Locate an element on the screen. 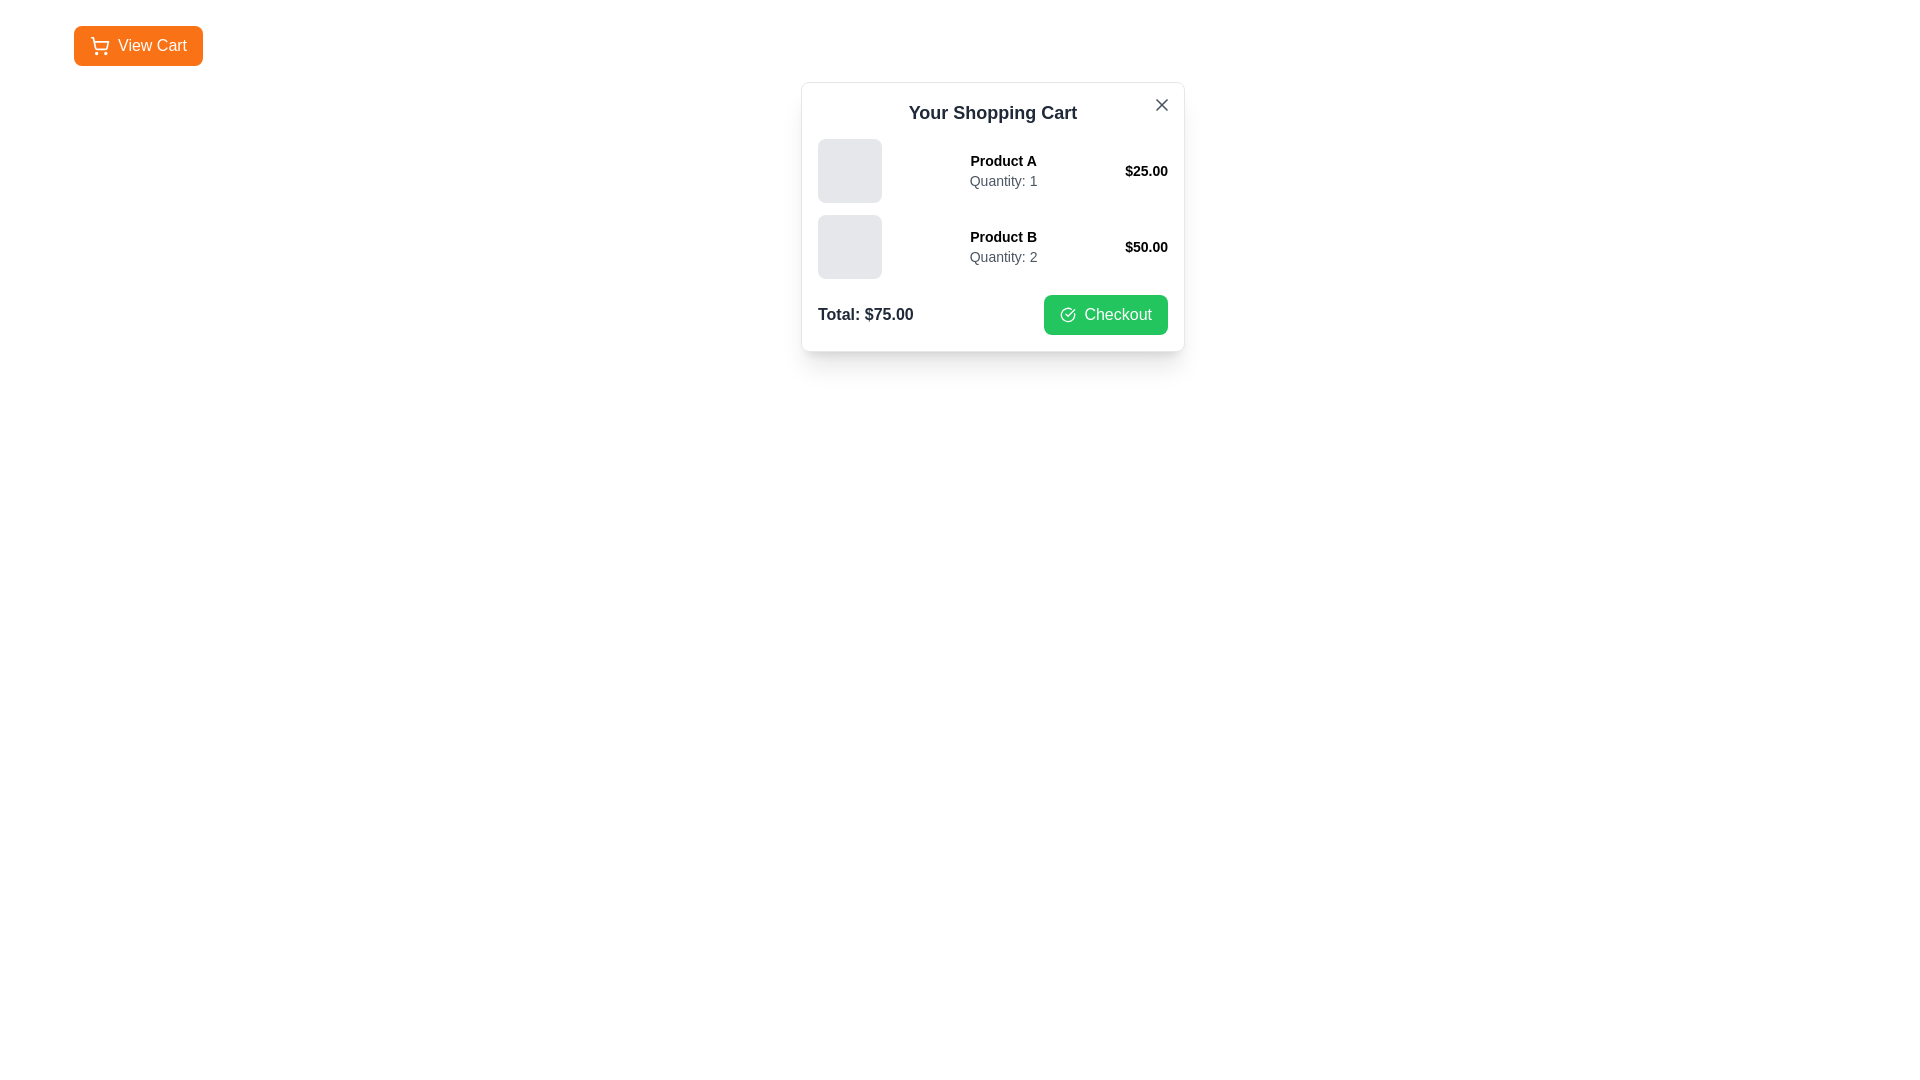  the text block displaying the details of the second item in the shopping cart, which includes the product name and quantity, located below 'Product A' and to the right of an empty image placeholder is located at coordinates (1003, 245).